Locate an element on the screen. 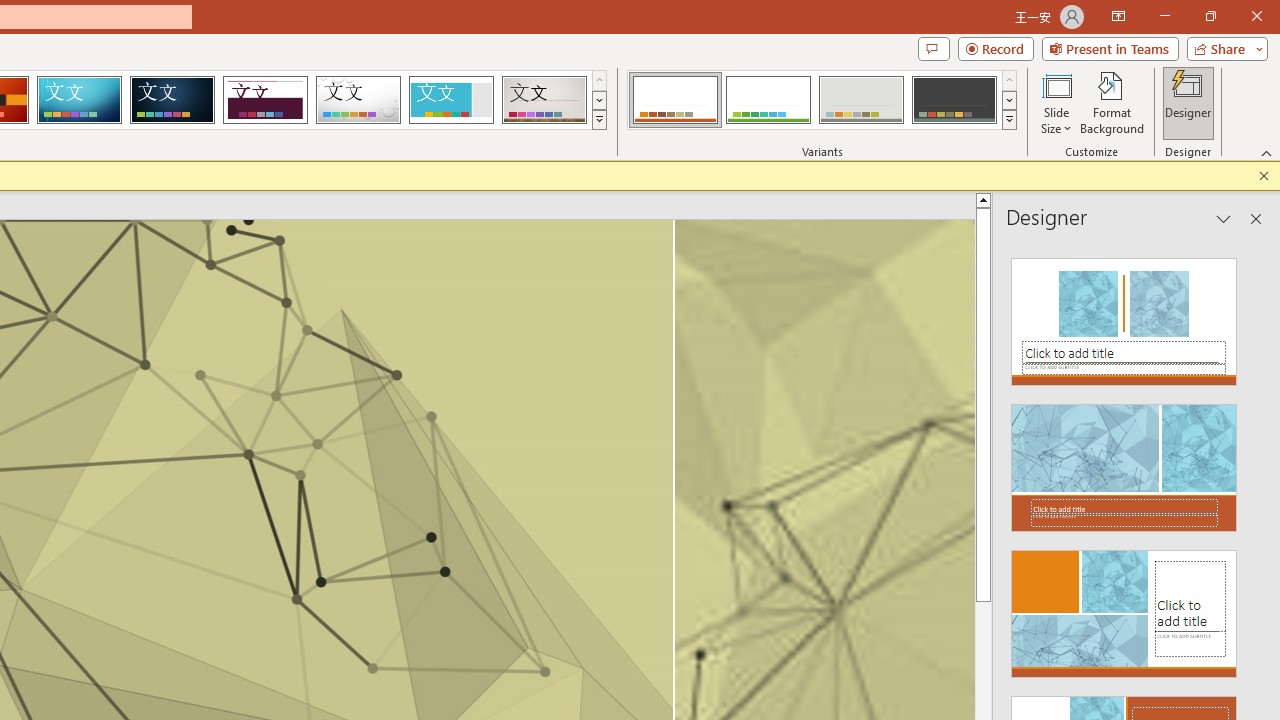 The height and width of the screenshot is (720, 1280). 'Retrospect Variant 2' is located at coordinates (767, 100).